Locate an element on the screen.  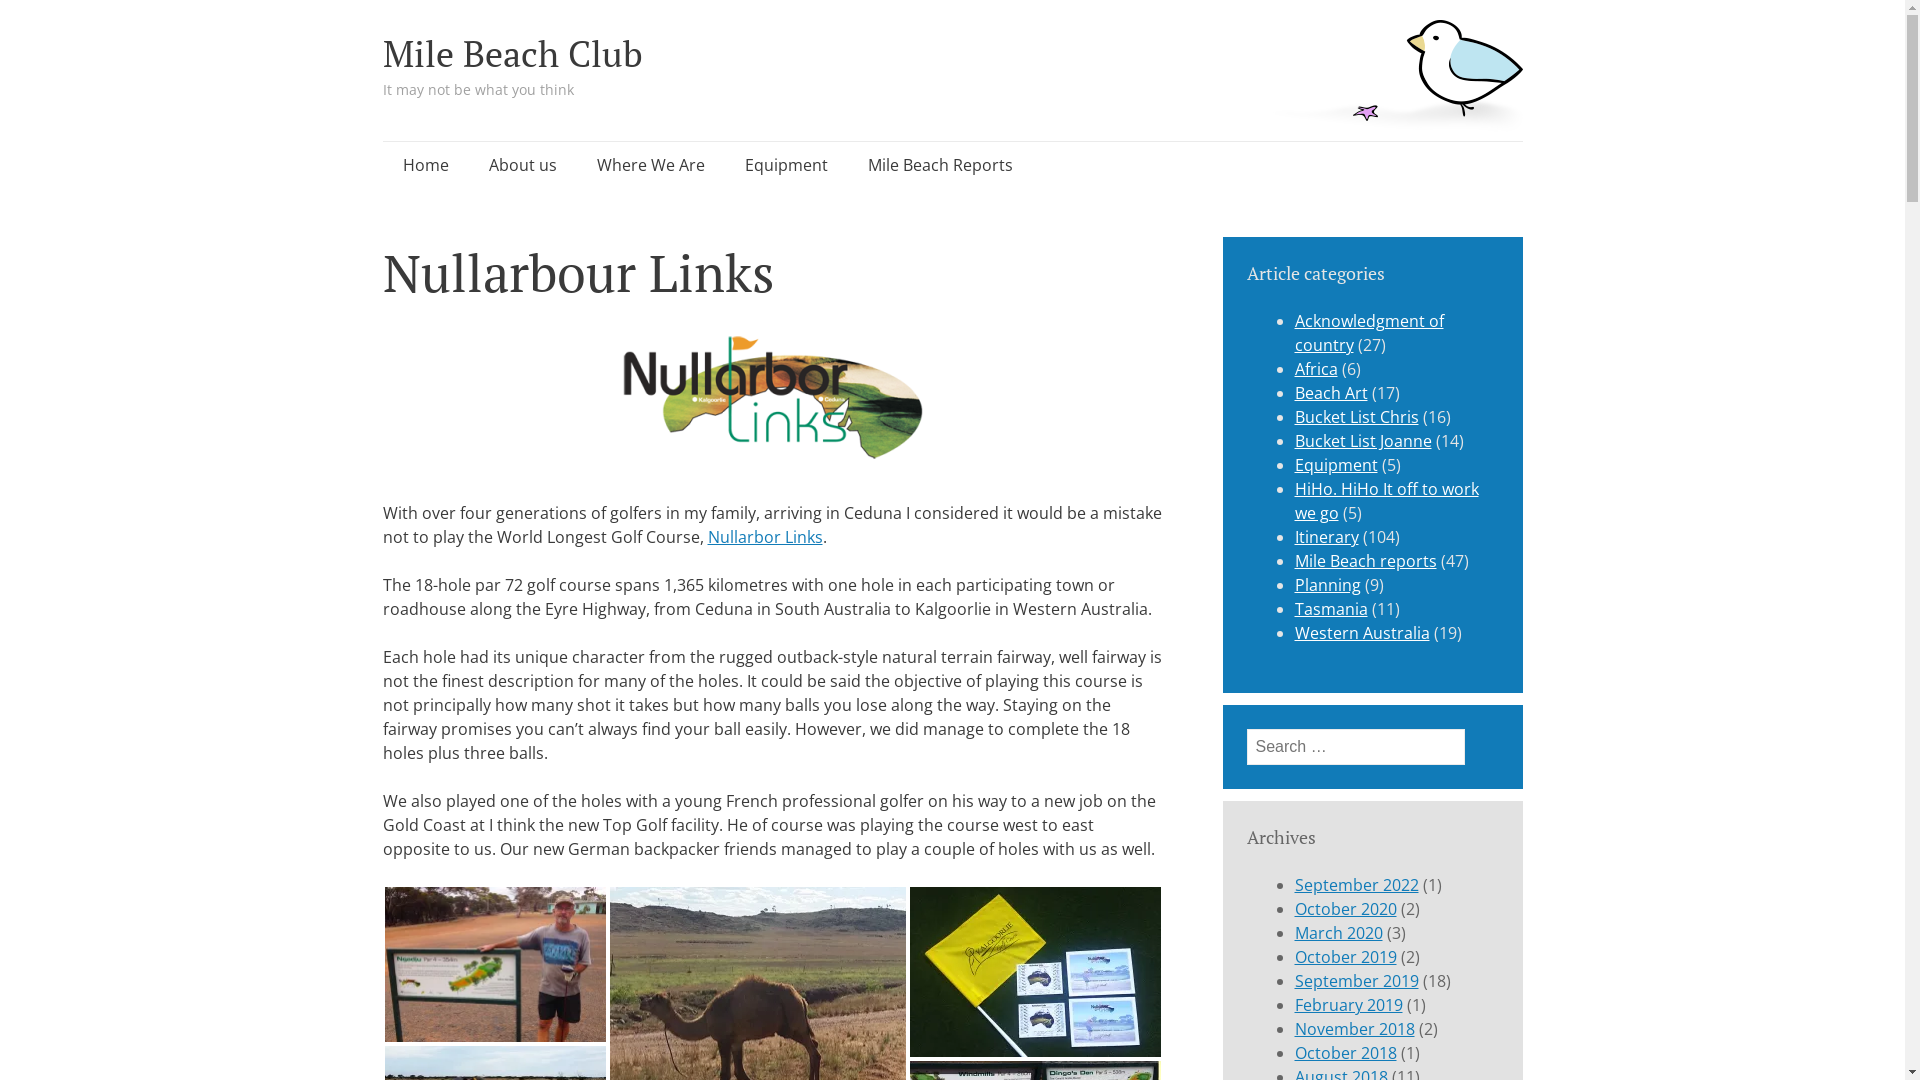
'Bucket List Joanne' is located at coordinates (1294, 439).